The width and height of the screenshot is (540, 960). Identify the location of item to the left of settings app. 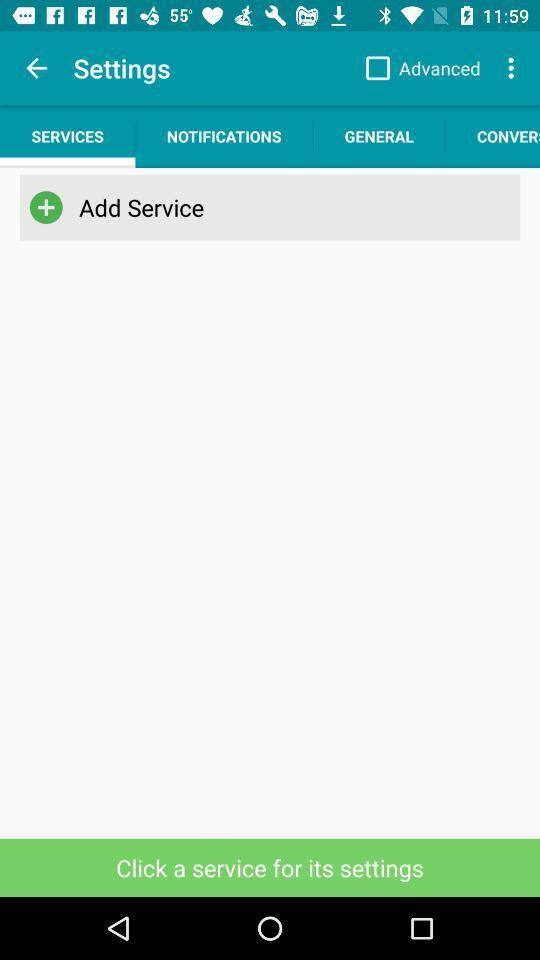
(36, 68).